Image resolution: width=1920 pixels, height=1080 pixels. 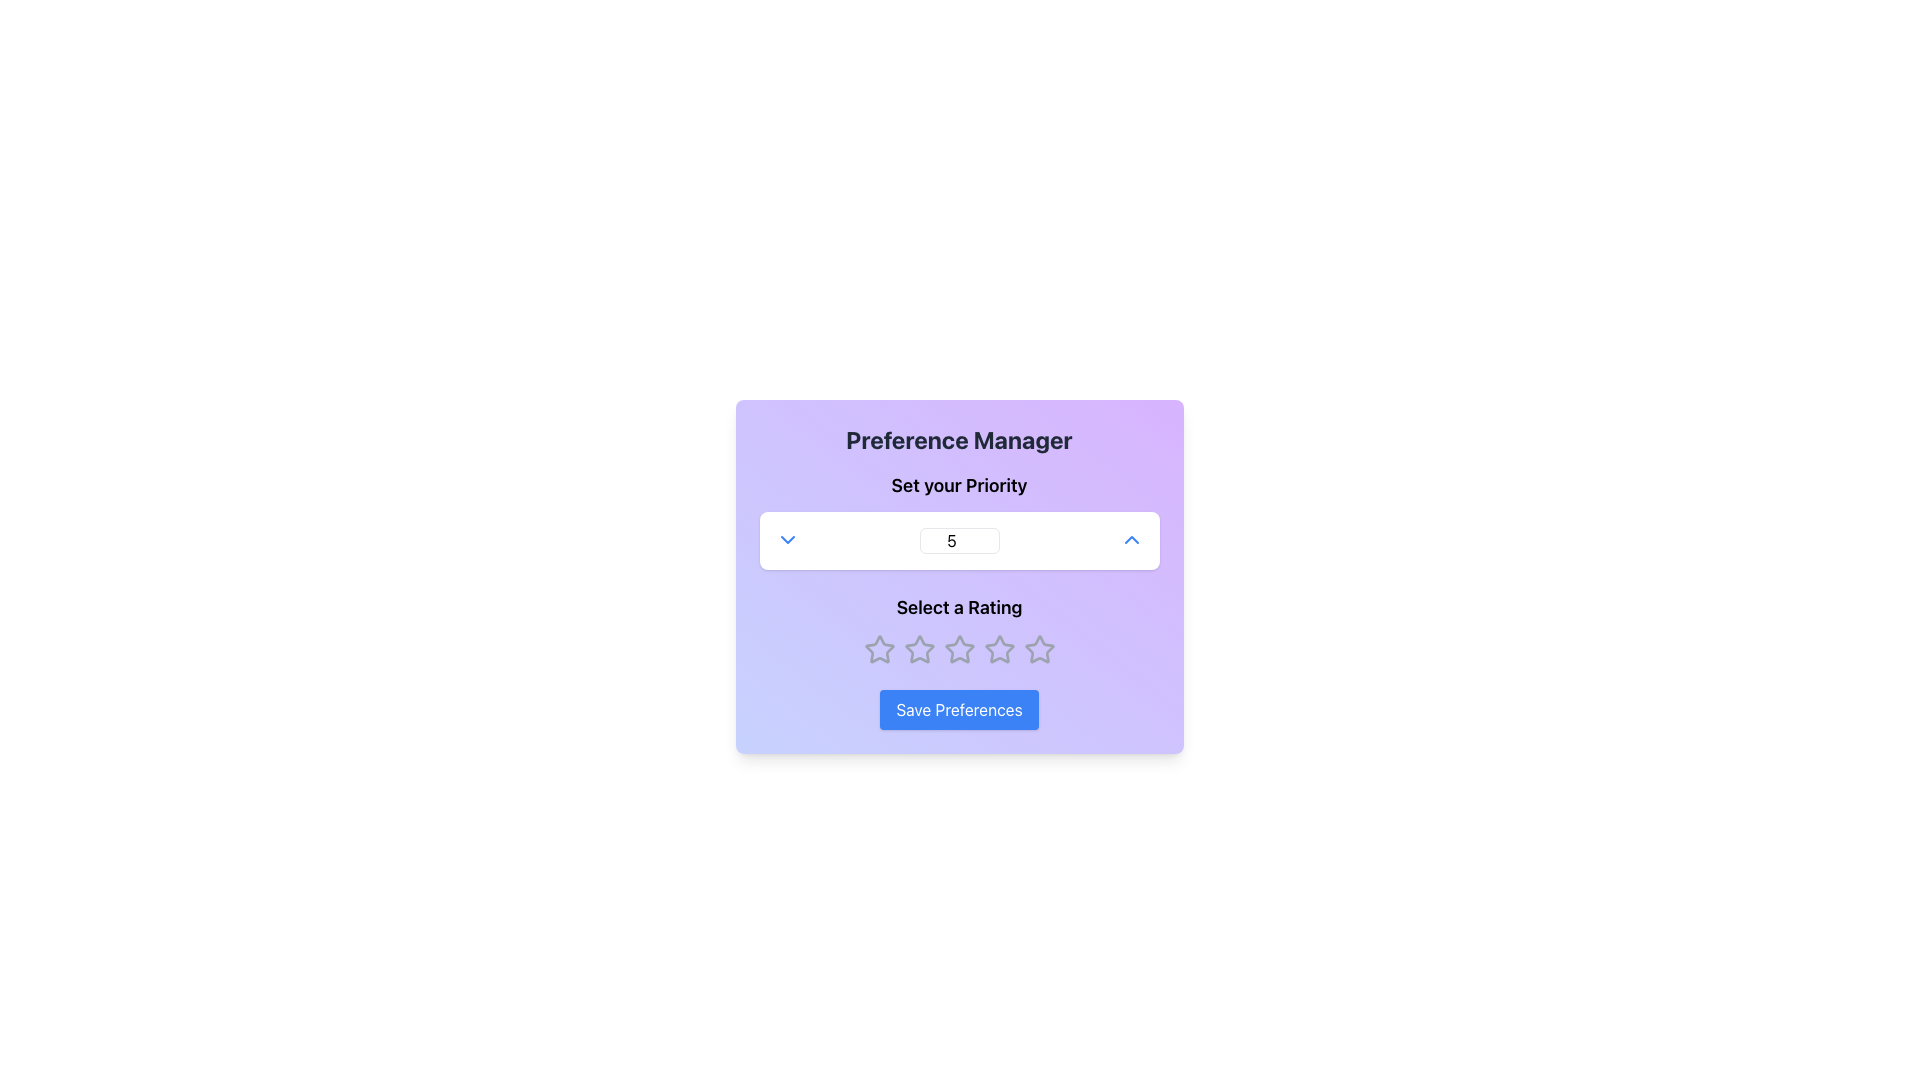 I want to click on the second star icon in the rating selection row, so click(x=918, y=649).